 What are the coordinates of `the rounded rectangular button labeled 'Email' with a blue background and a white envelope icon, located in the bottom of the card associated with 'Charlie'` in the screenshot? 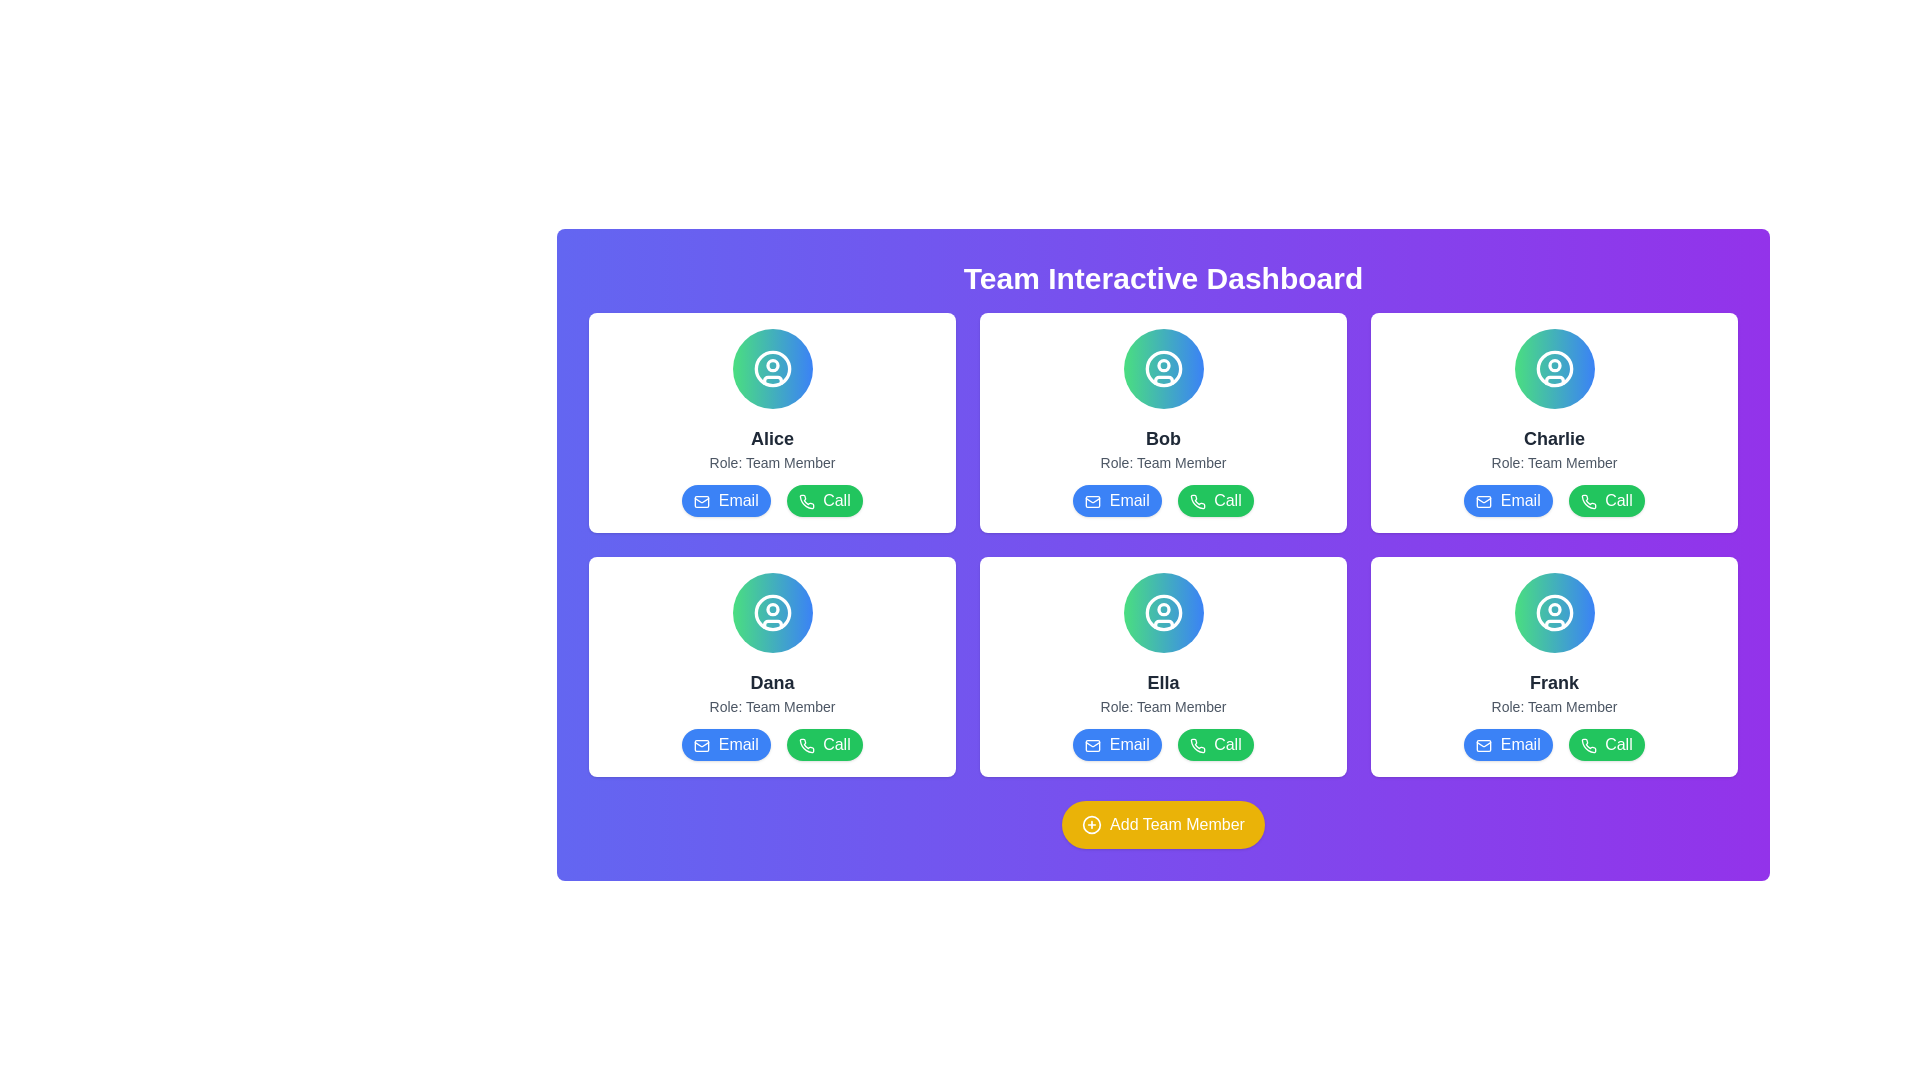 It's located at (1508, 500).